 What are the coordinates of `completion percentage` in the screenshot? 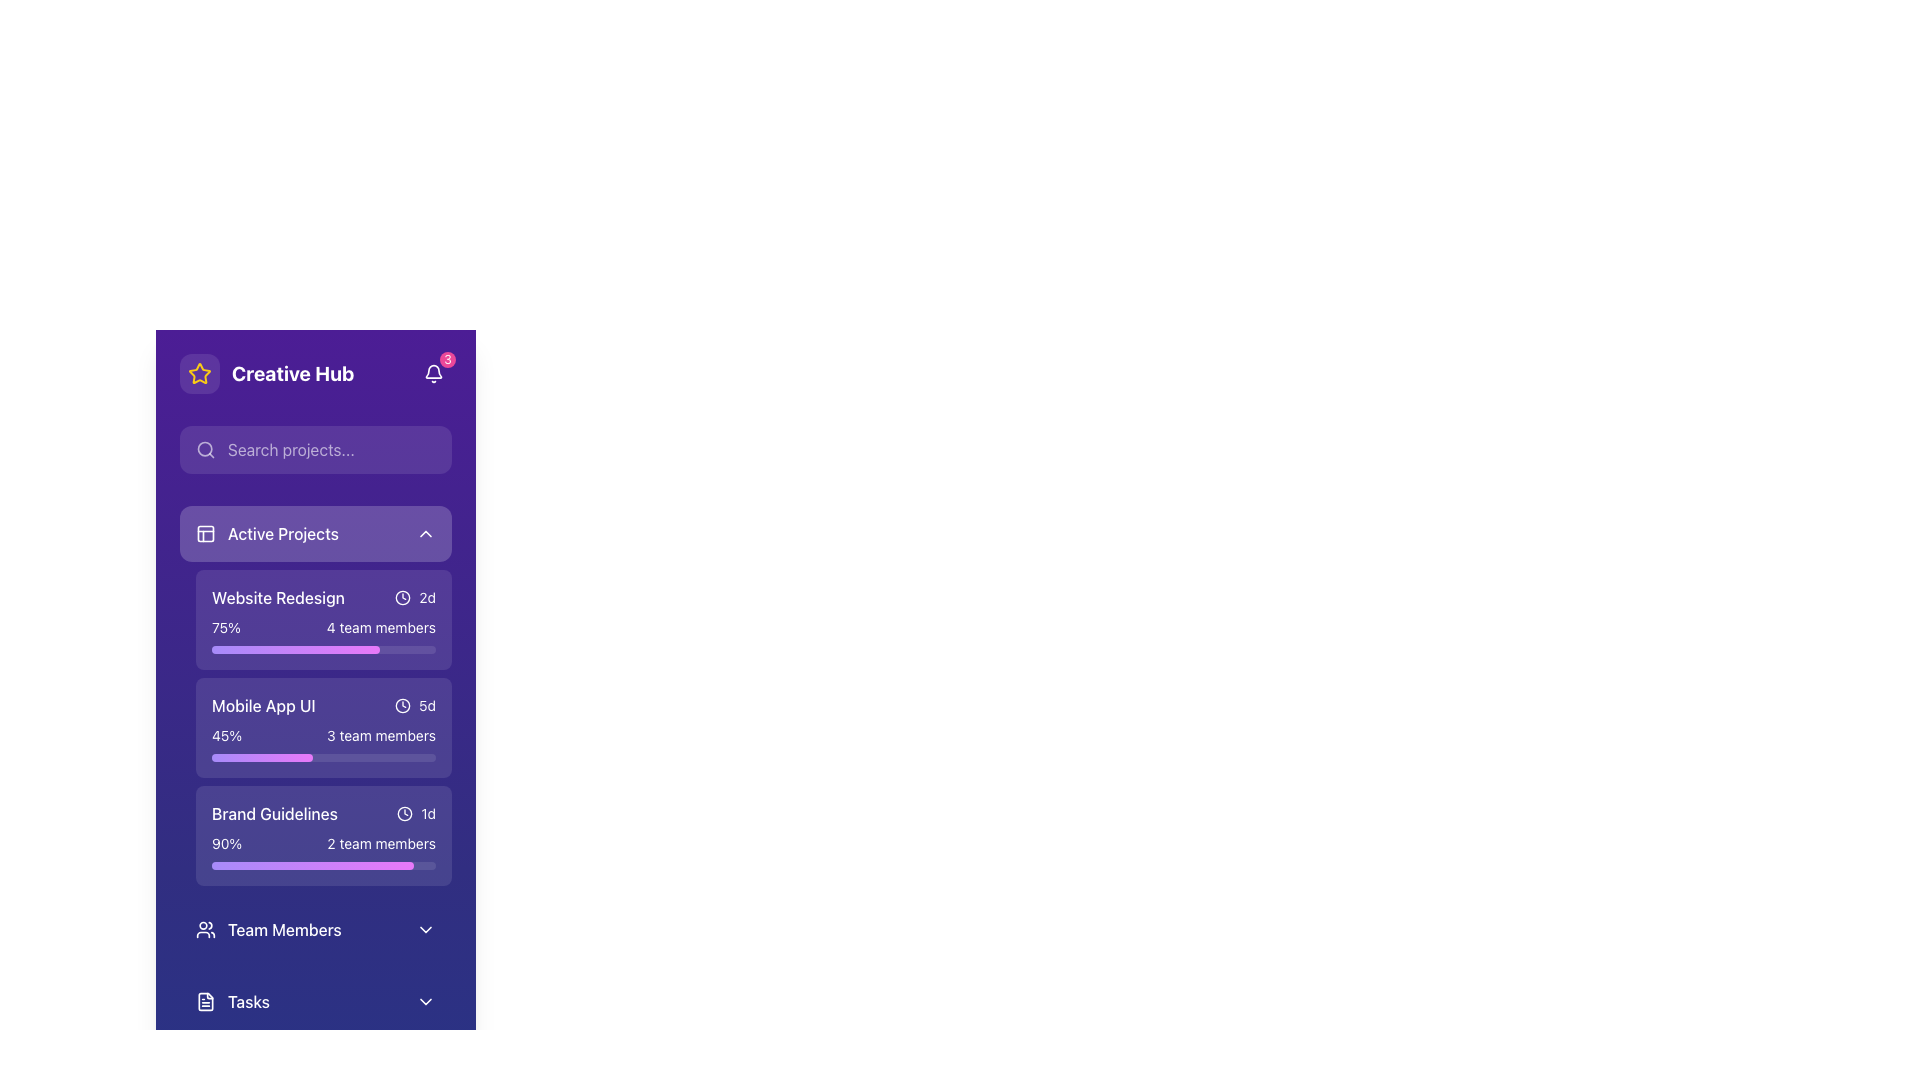 It's located at (225, 650).